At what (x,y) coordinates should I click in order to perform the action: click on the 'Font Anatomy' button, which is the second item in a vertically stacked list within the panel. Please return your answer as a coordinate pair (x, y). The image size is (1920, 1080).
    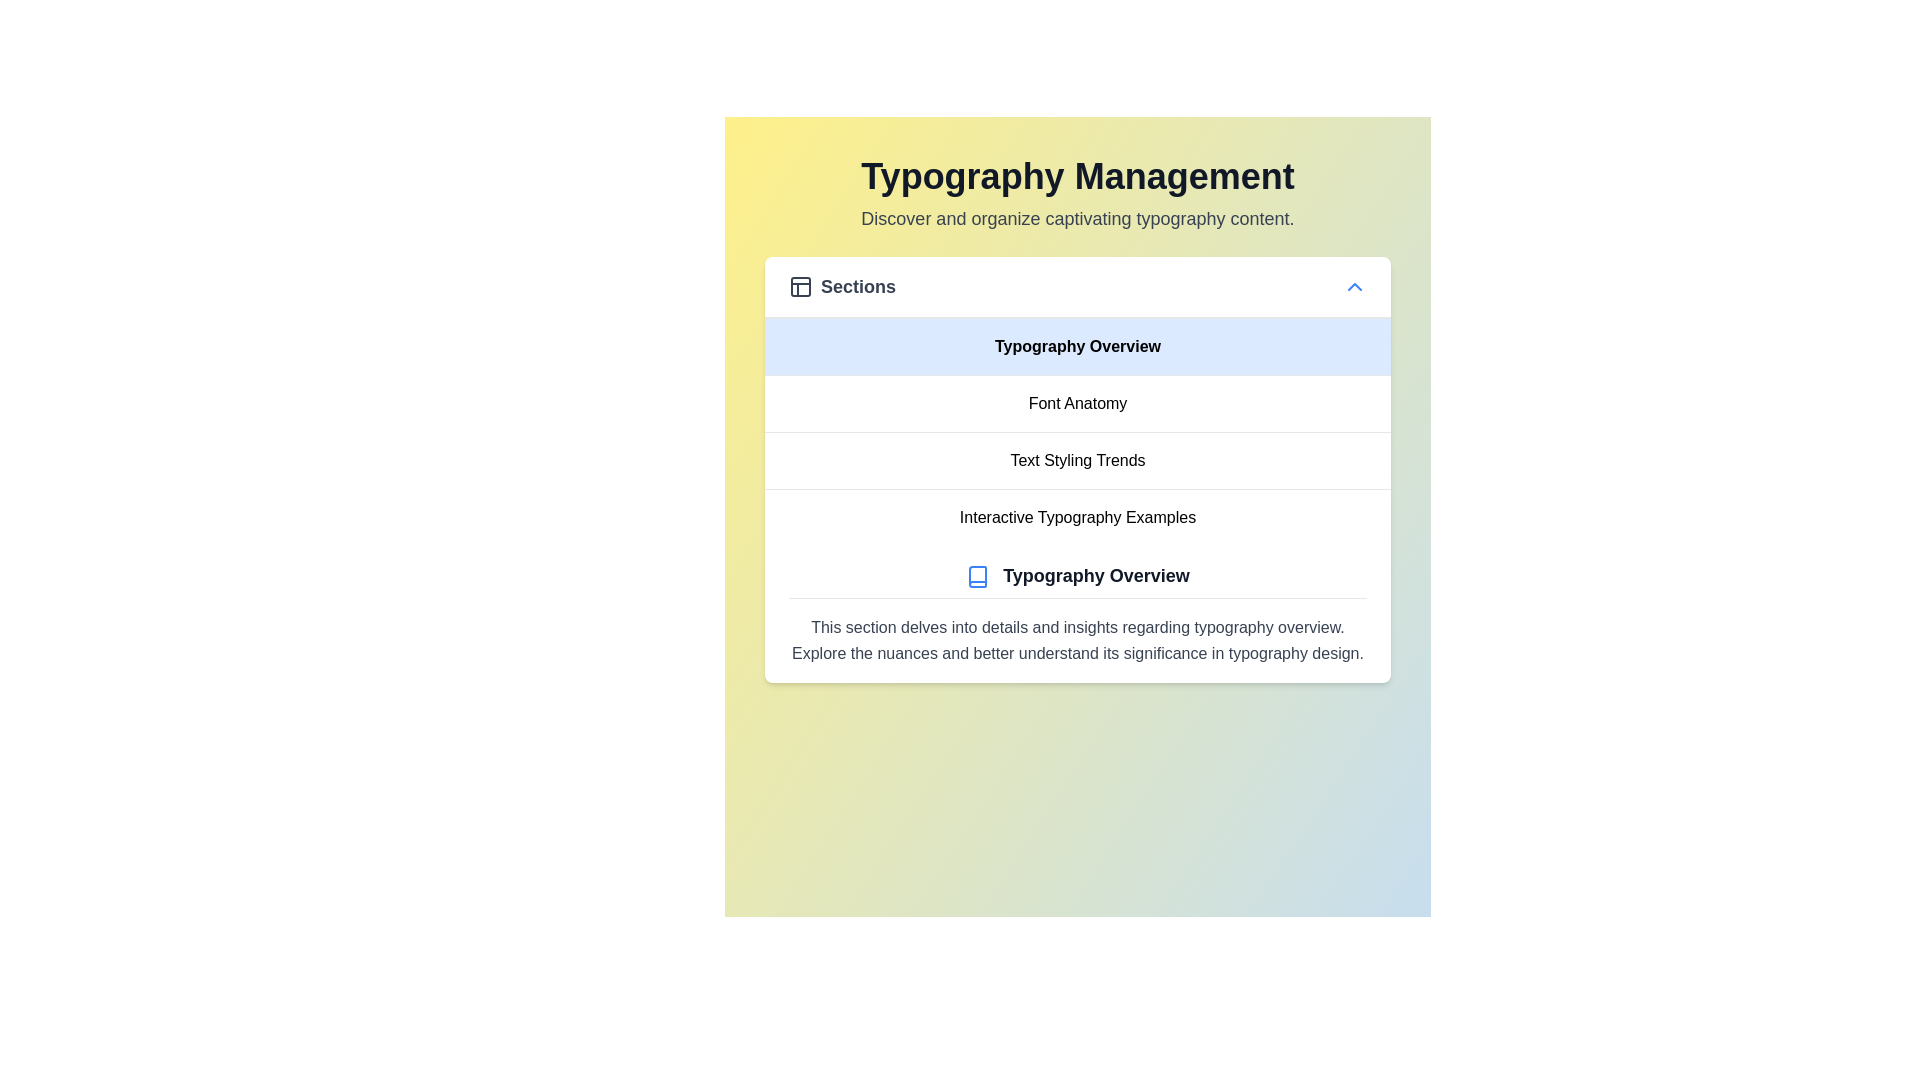
    Looking at the image, I should click on (1077, 403).